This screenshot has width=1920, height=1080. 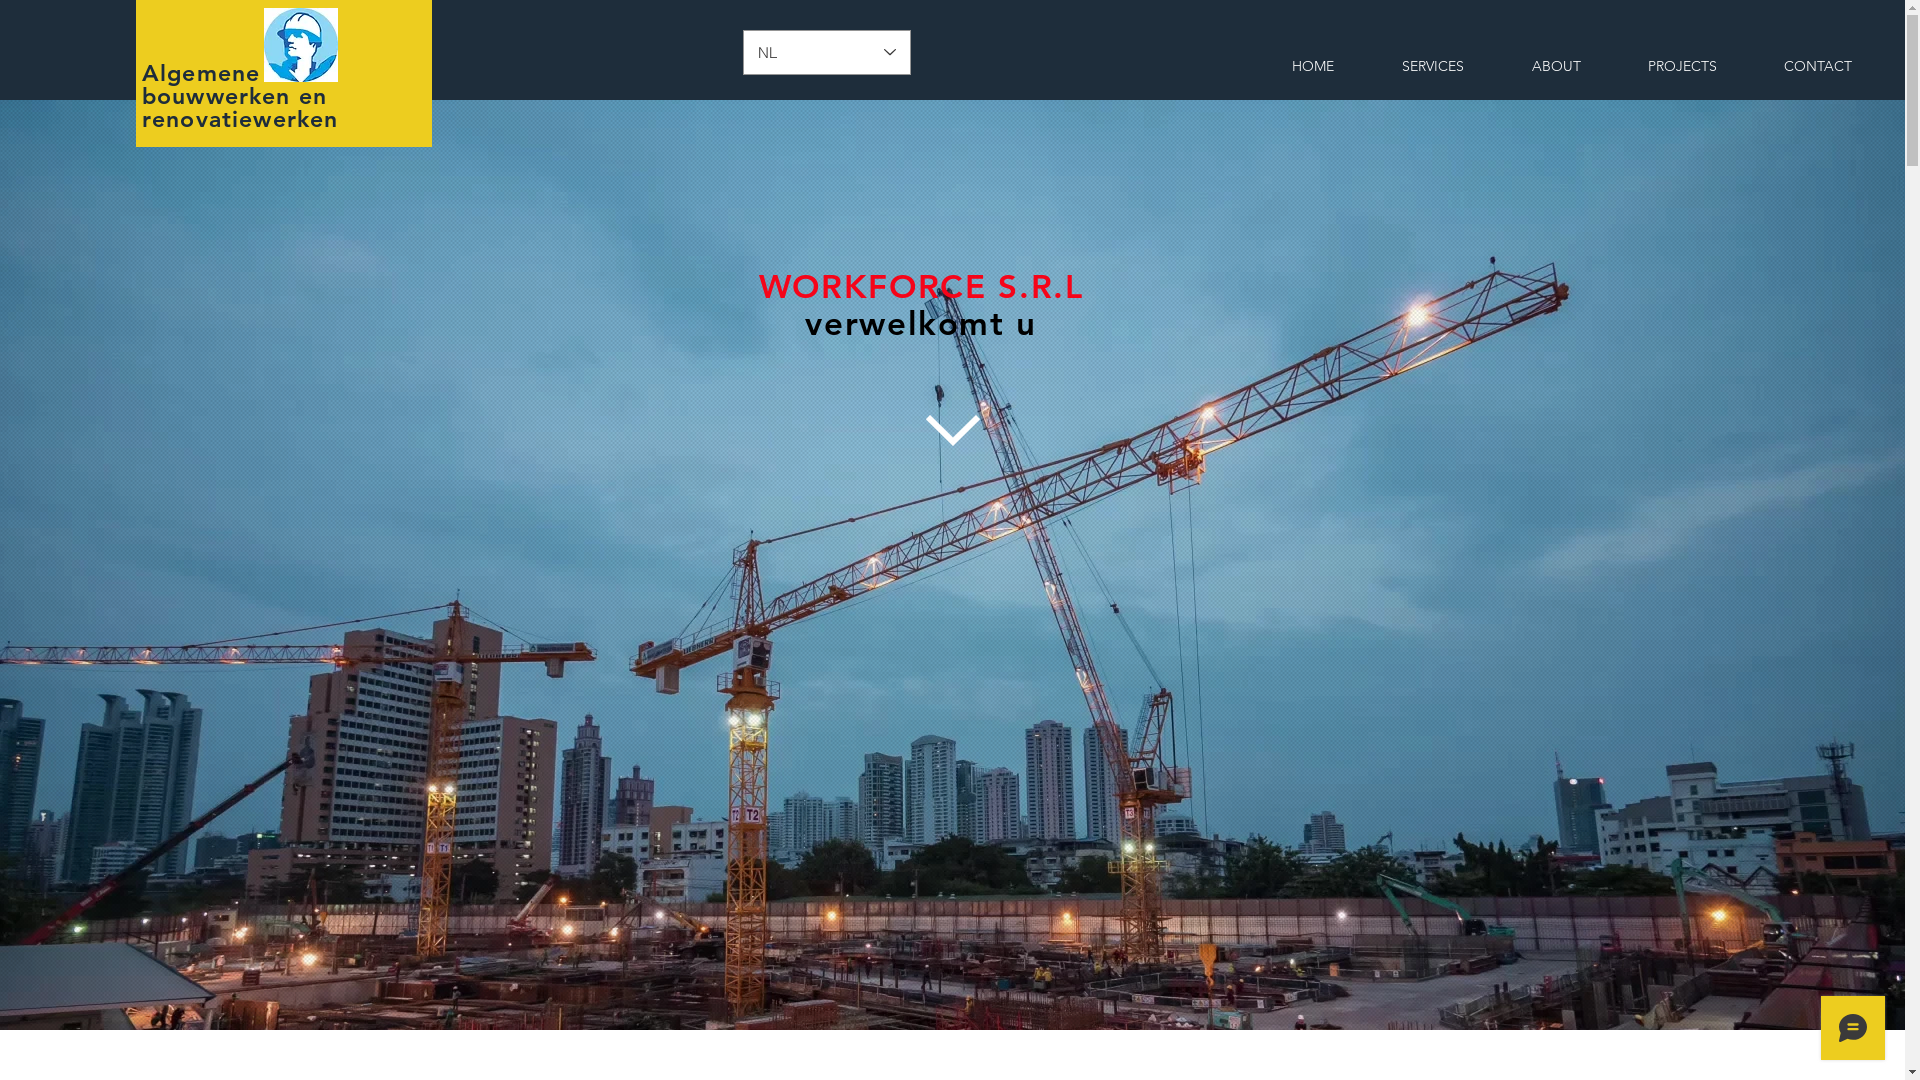 What do you see at coordinates (1554, 65) in the screenshot?
I see `'ABOUT'` at bounding box center [1554, 65].